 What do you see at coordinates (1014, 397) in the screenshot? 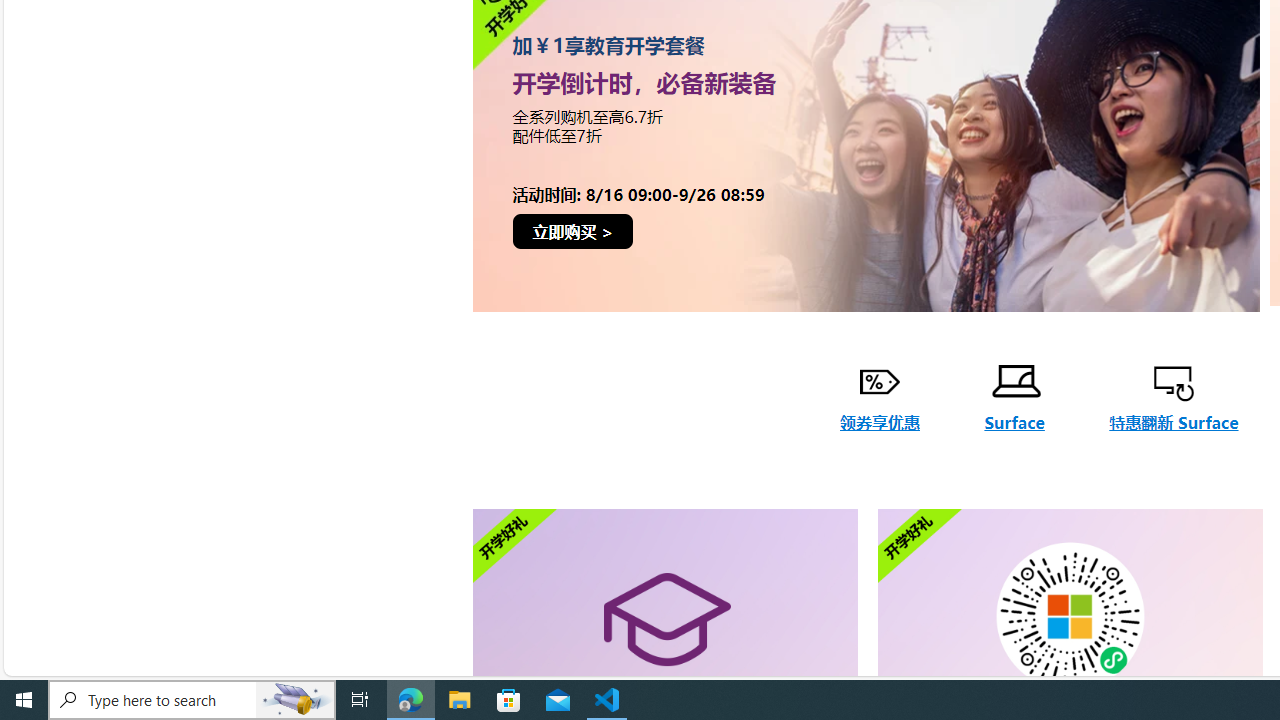
I see `'Surface'` at bounding box center [1014, 397].